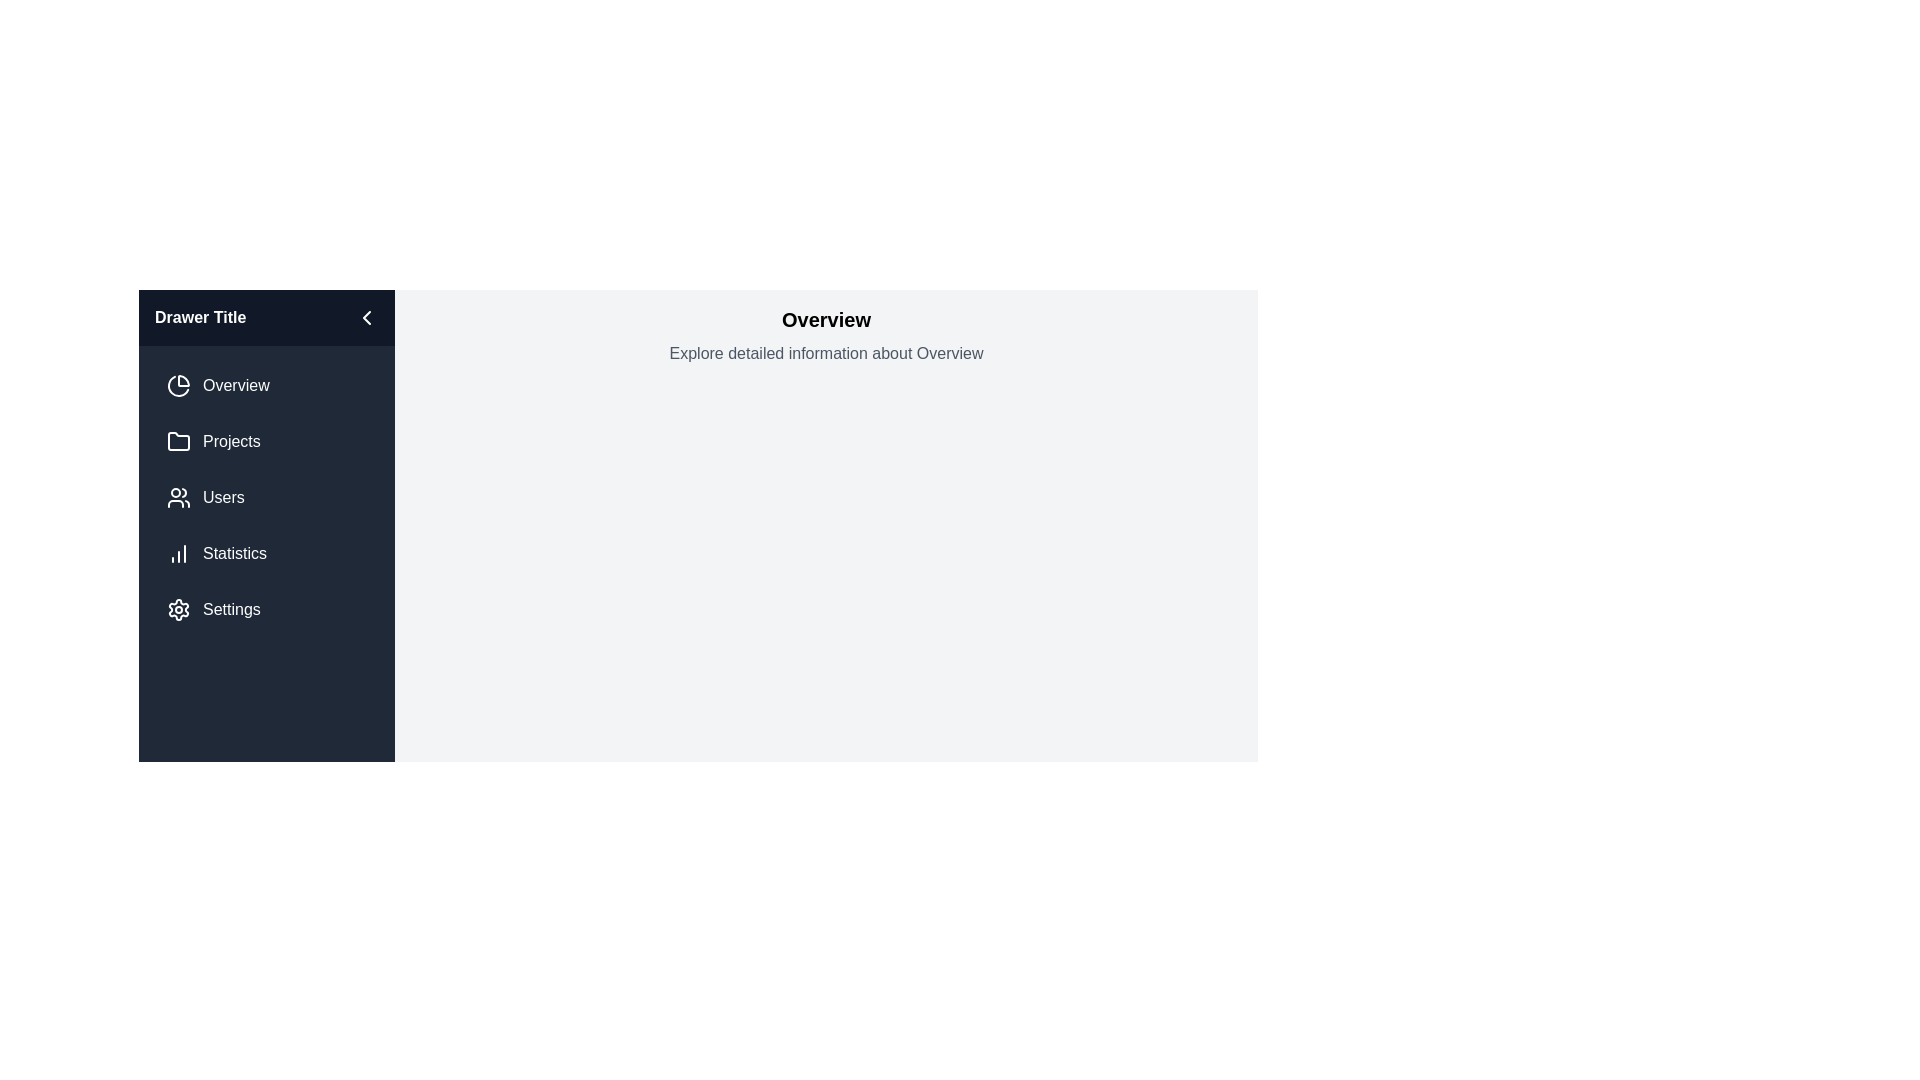  What do you see at coordinates (178, 441) in the screenshot?
I see `the icon next to the menu item labeled Projects` at bounding box center [178, 441].